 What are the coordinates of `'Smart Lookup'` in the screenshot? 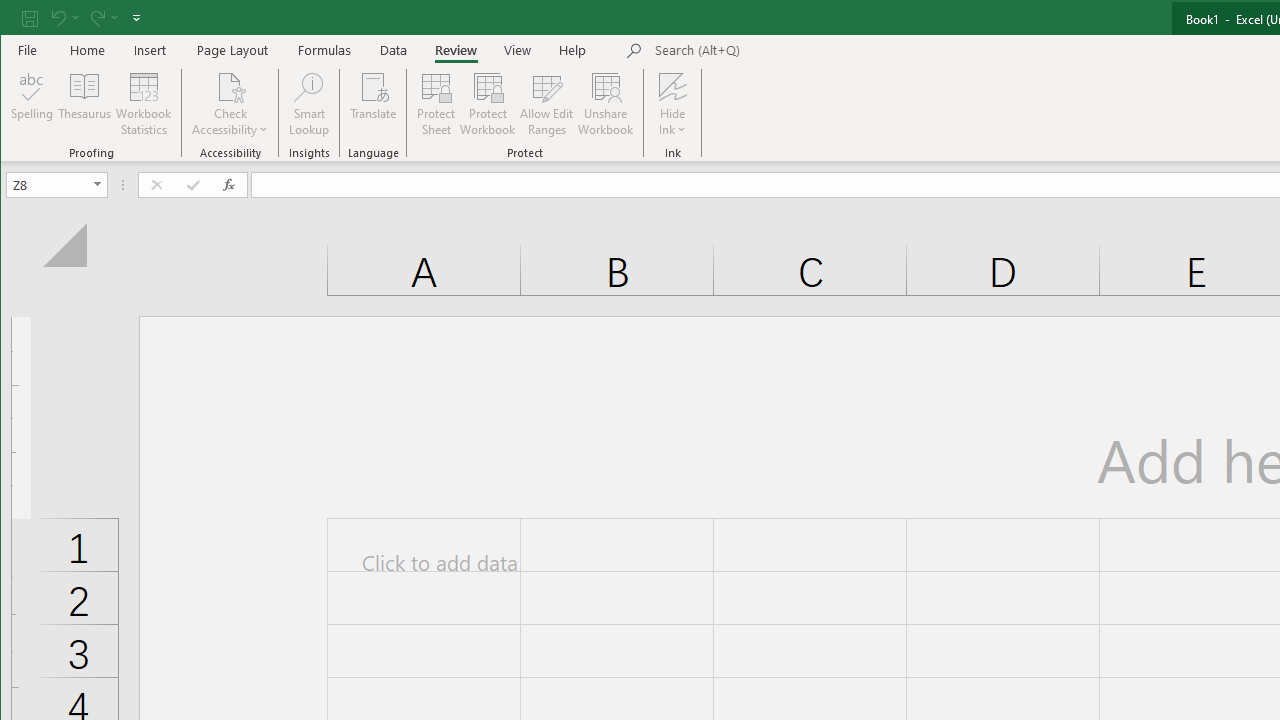 It's located at (308, 104).